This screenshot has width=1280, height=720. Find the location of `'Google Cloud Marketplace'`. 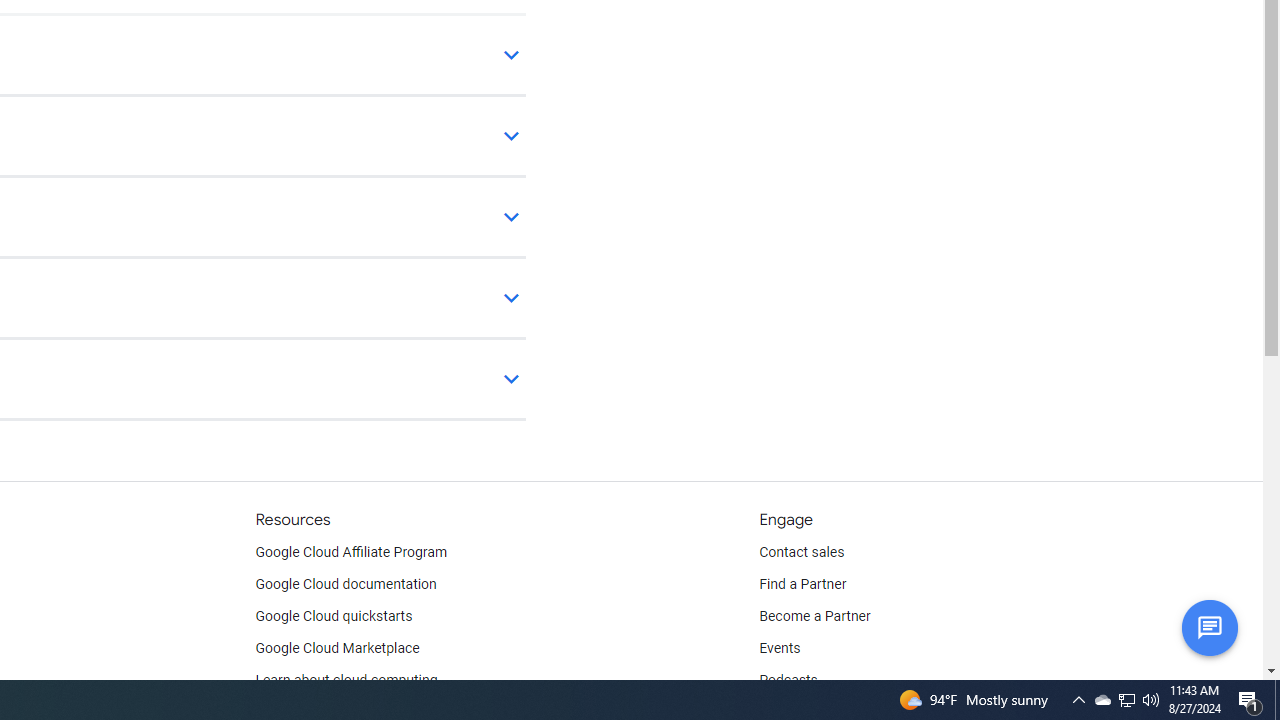

'Google Cloud Marketplace' is located at coordinates (337, 649).